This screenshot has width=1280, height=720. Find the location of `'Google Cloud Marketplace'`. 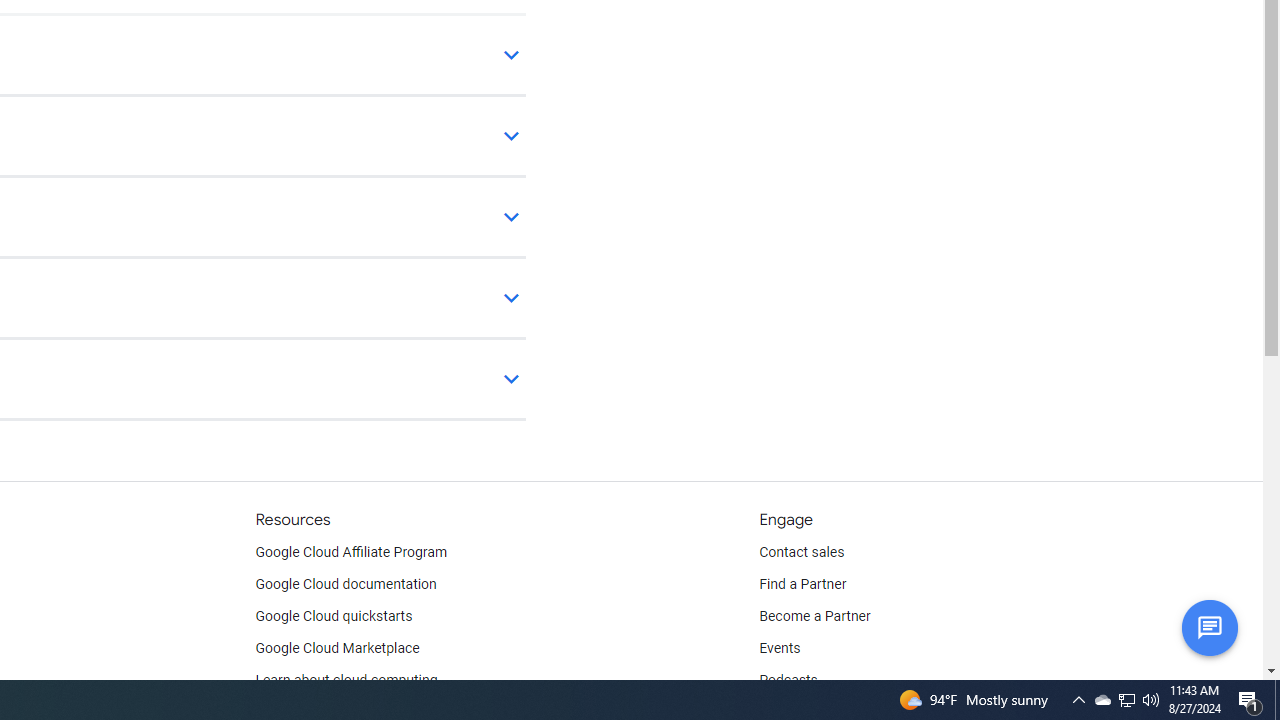

'Google Cloud Marketplace' is located at coordinates (337, 649).